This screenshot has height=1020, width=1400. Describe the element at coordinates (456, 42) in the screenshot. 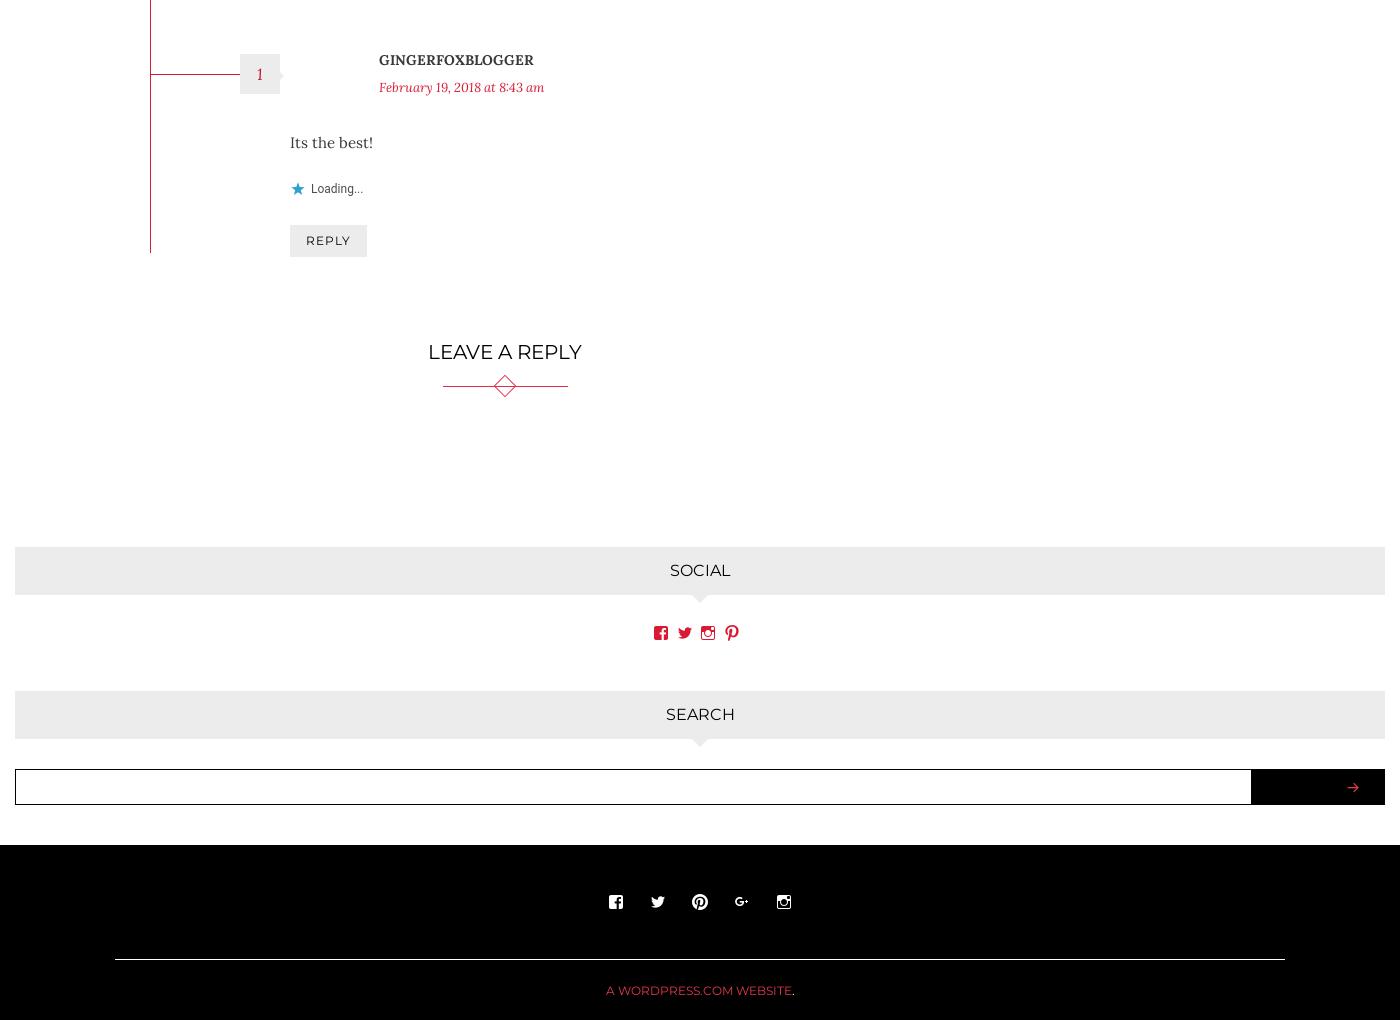

I see `'gingerfoxblogger'` at that location.